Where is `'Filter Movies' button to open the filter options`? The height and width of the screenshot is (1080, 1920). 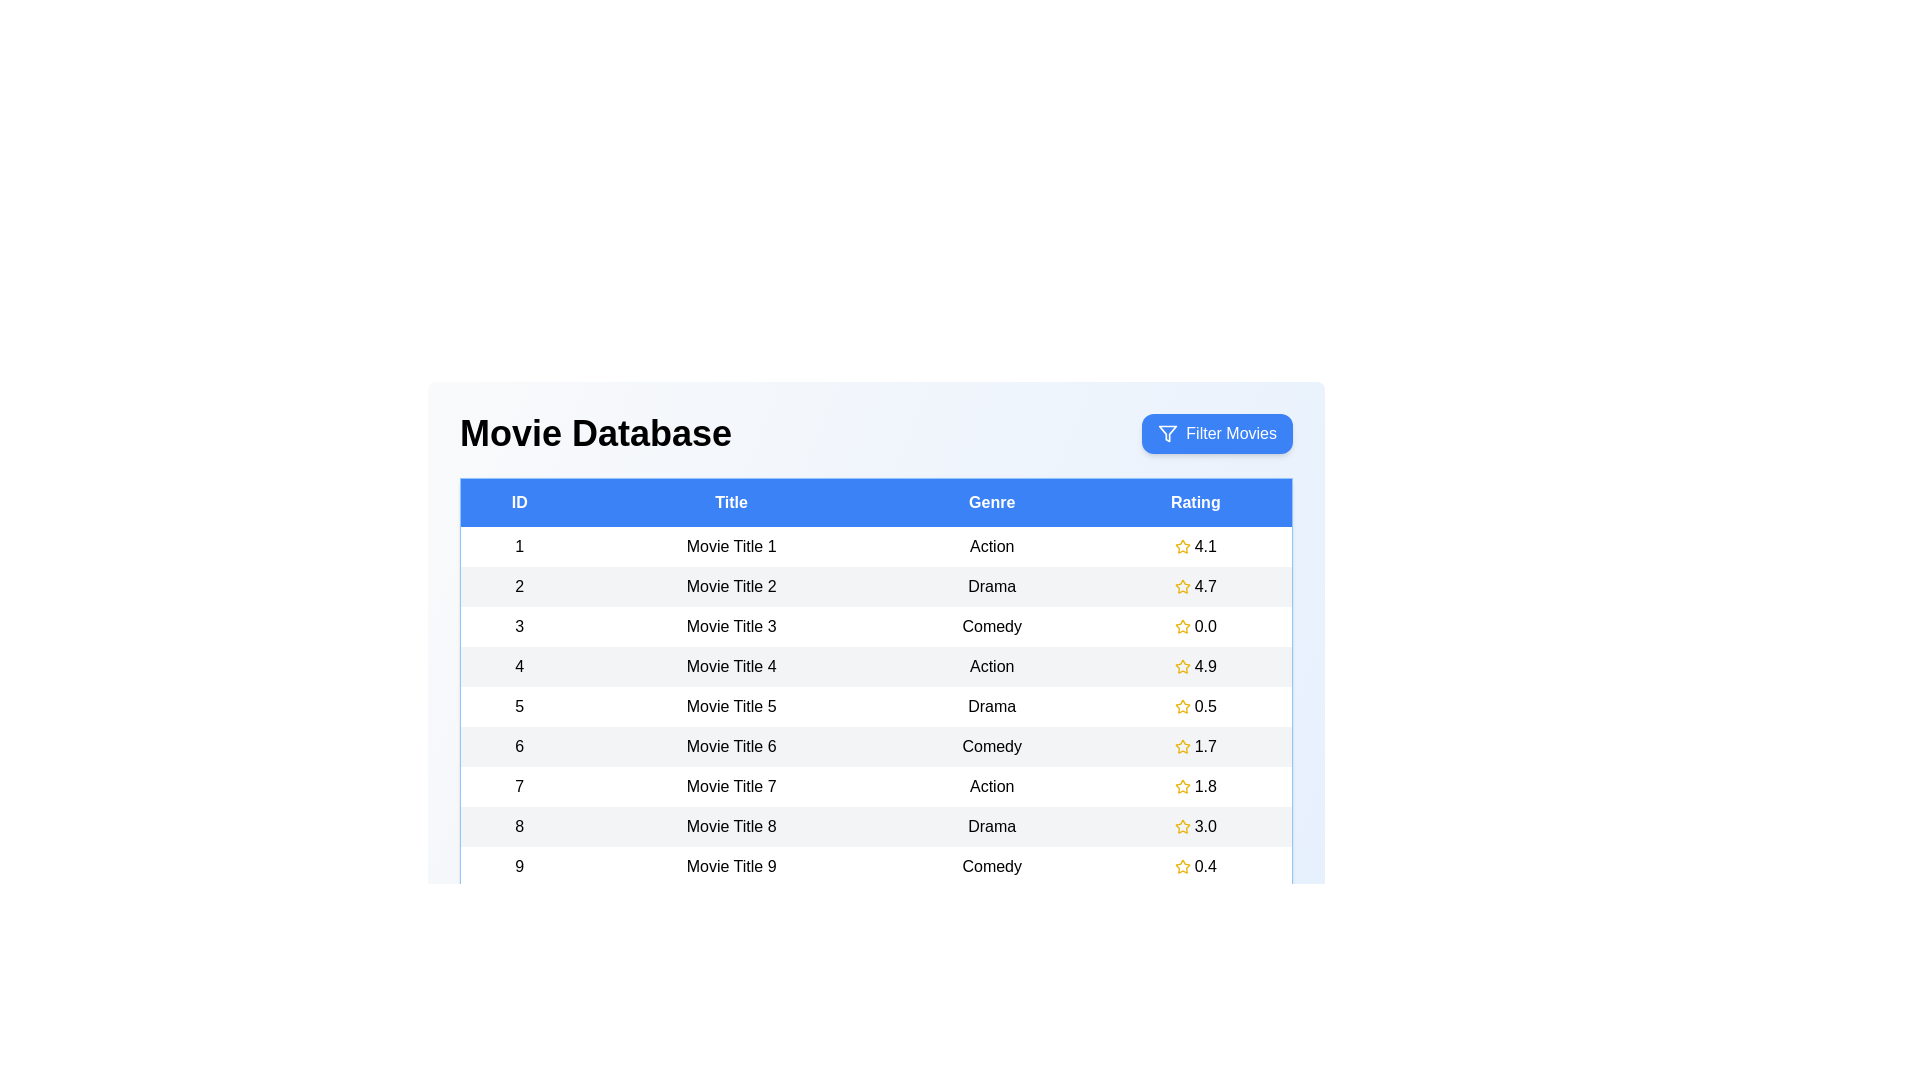
'Filter Movies' button to open the filter options is located at coordinates (1216, 433).